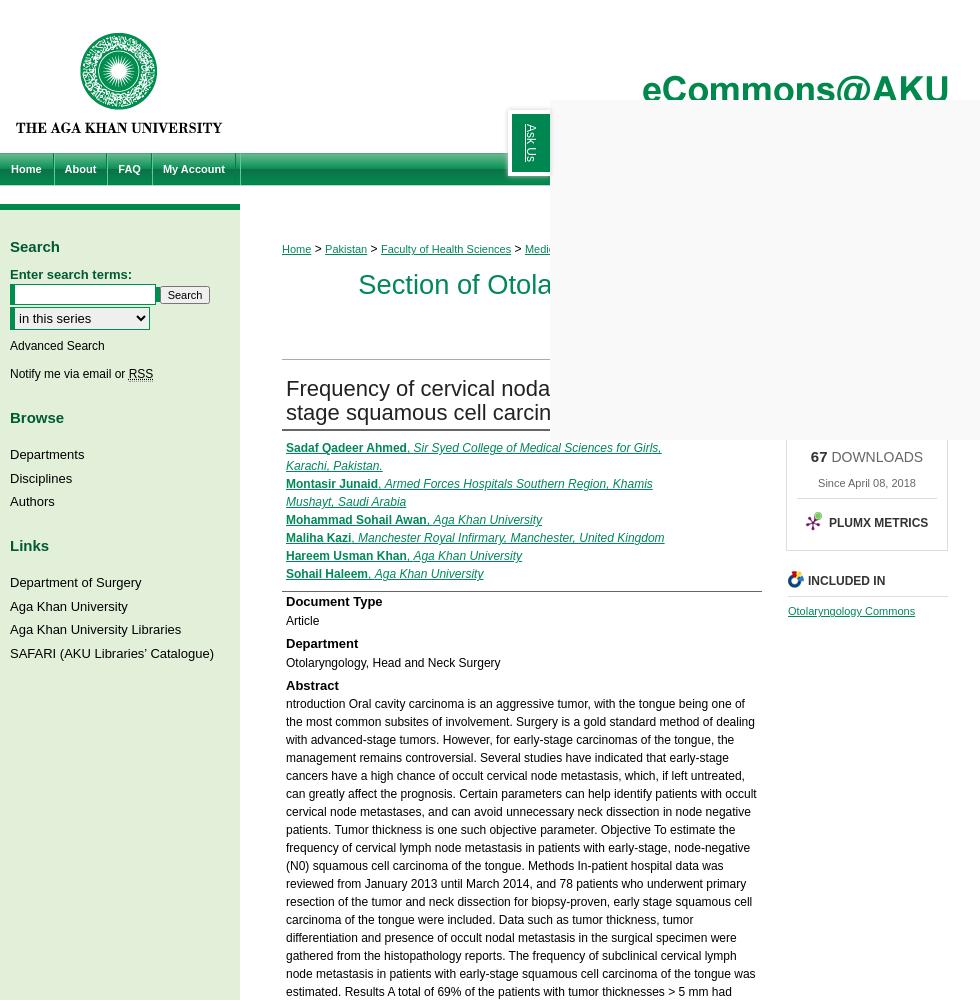 Image resolution: width=980 pixels, height=1000 pixels. Describe the element at coordinates (312, 684) in the screenshot. I see `'Abstract'` at that location.